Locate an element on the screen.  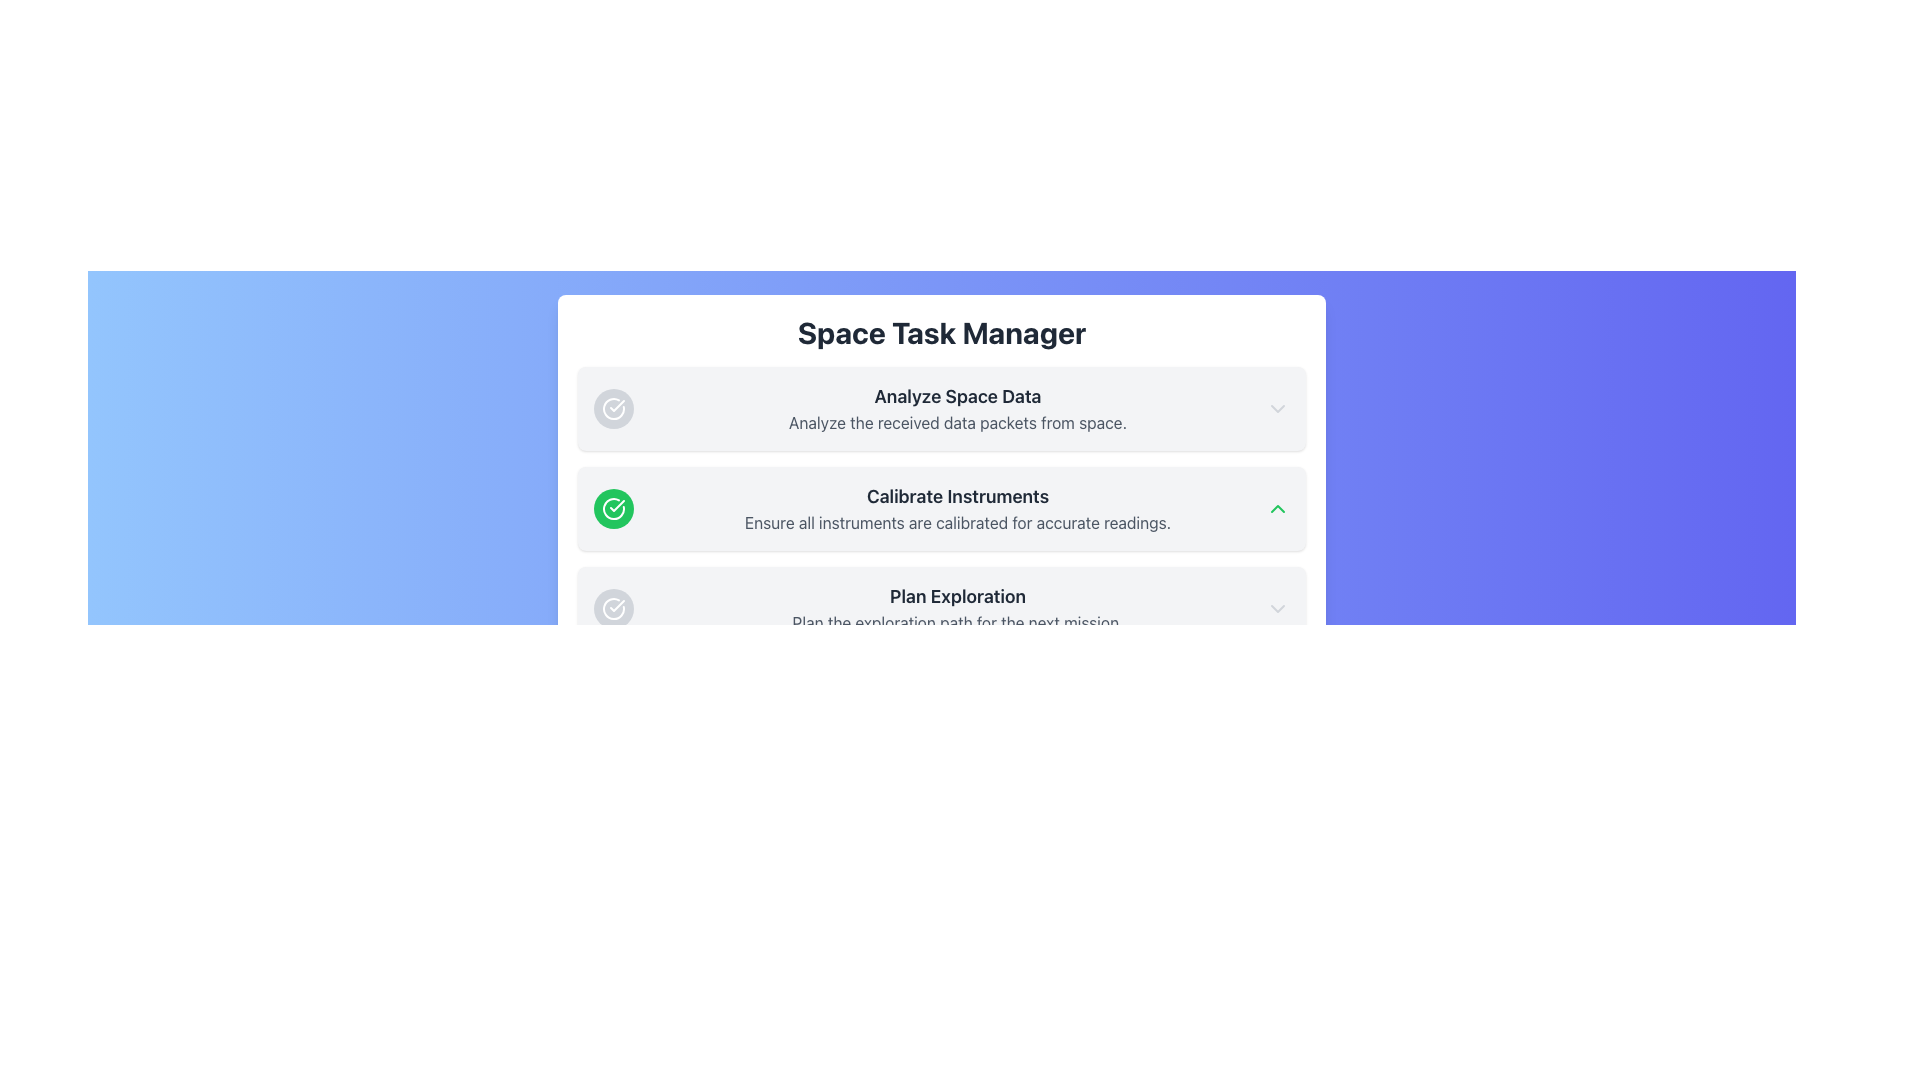
the 'Calibrate Instruments' task entry in the Space Task Manager section is located at coordinates (940, 508).